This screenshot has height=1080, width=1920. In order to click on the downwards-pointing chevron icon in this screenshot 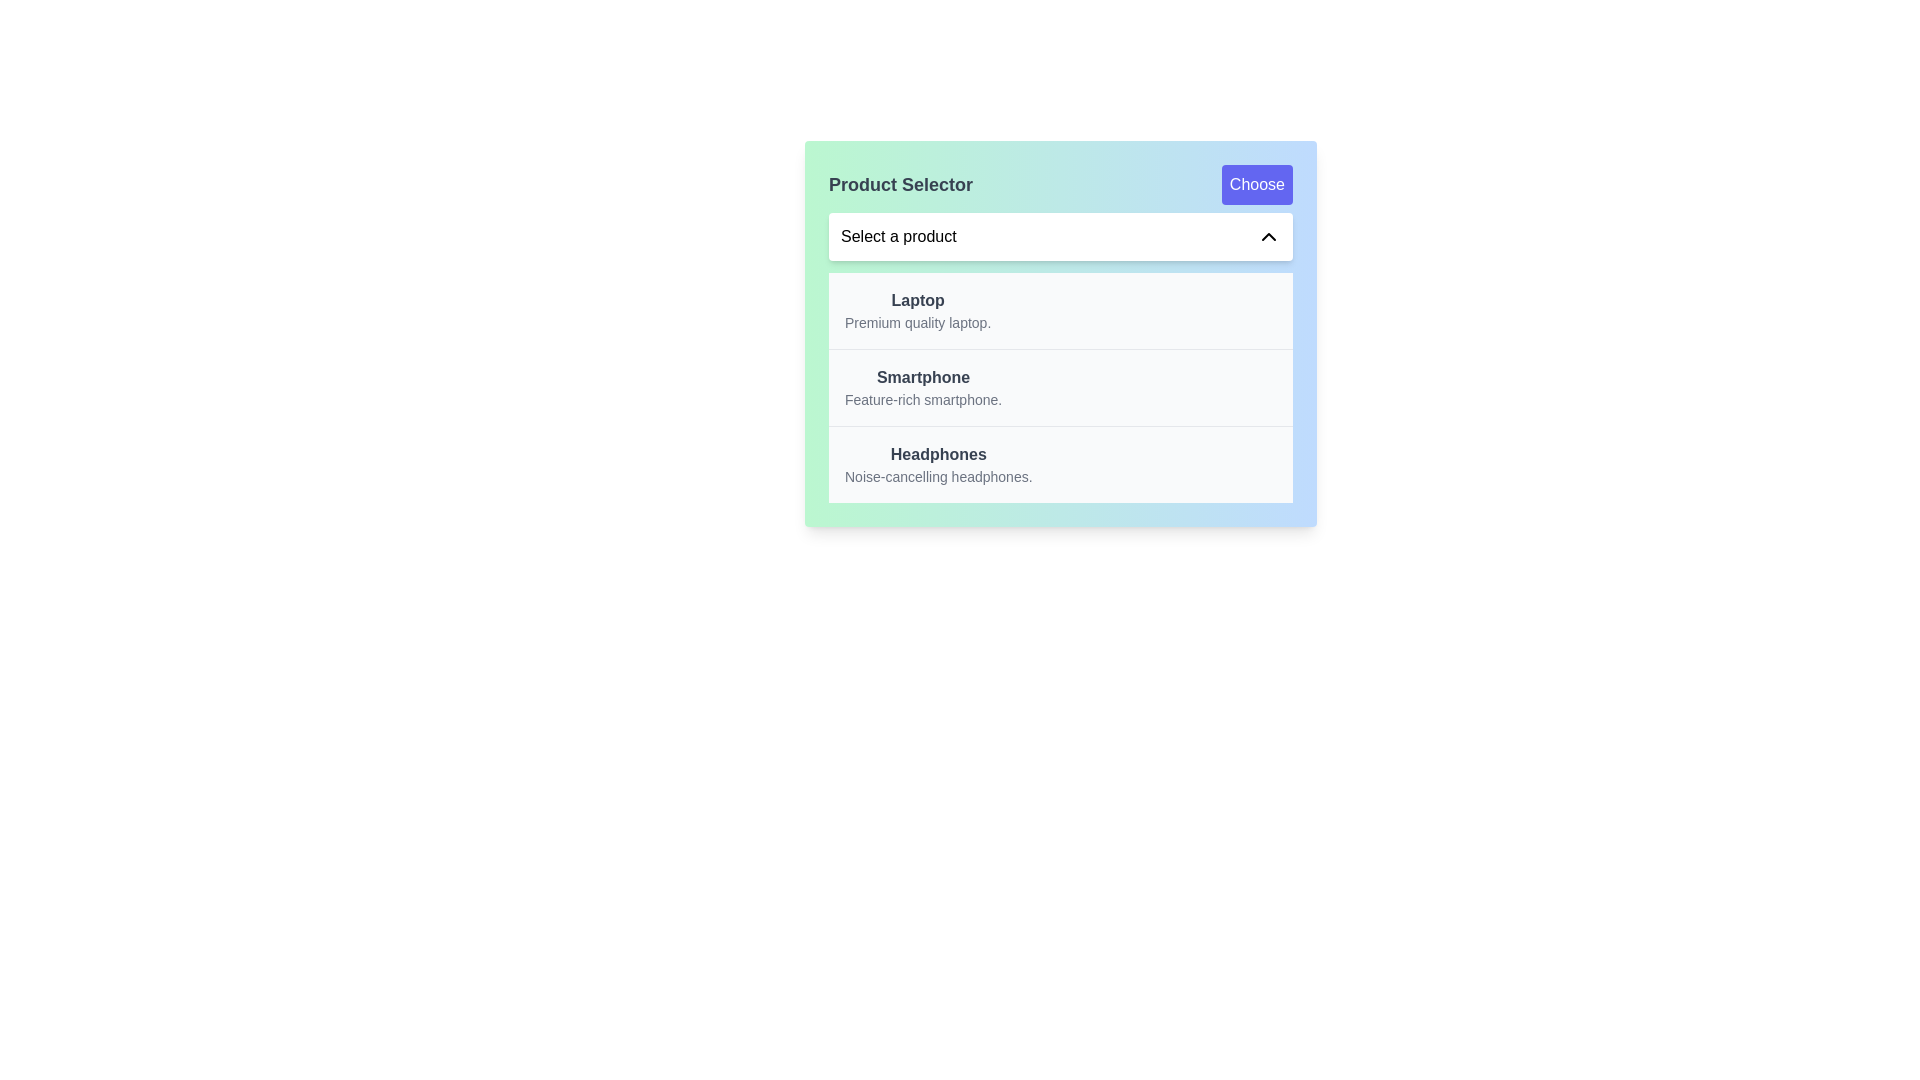, I will do `click(1267, 235)`.